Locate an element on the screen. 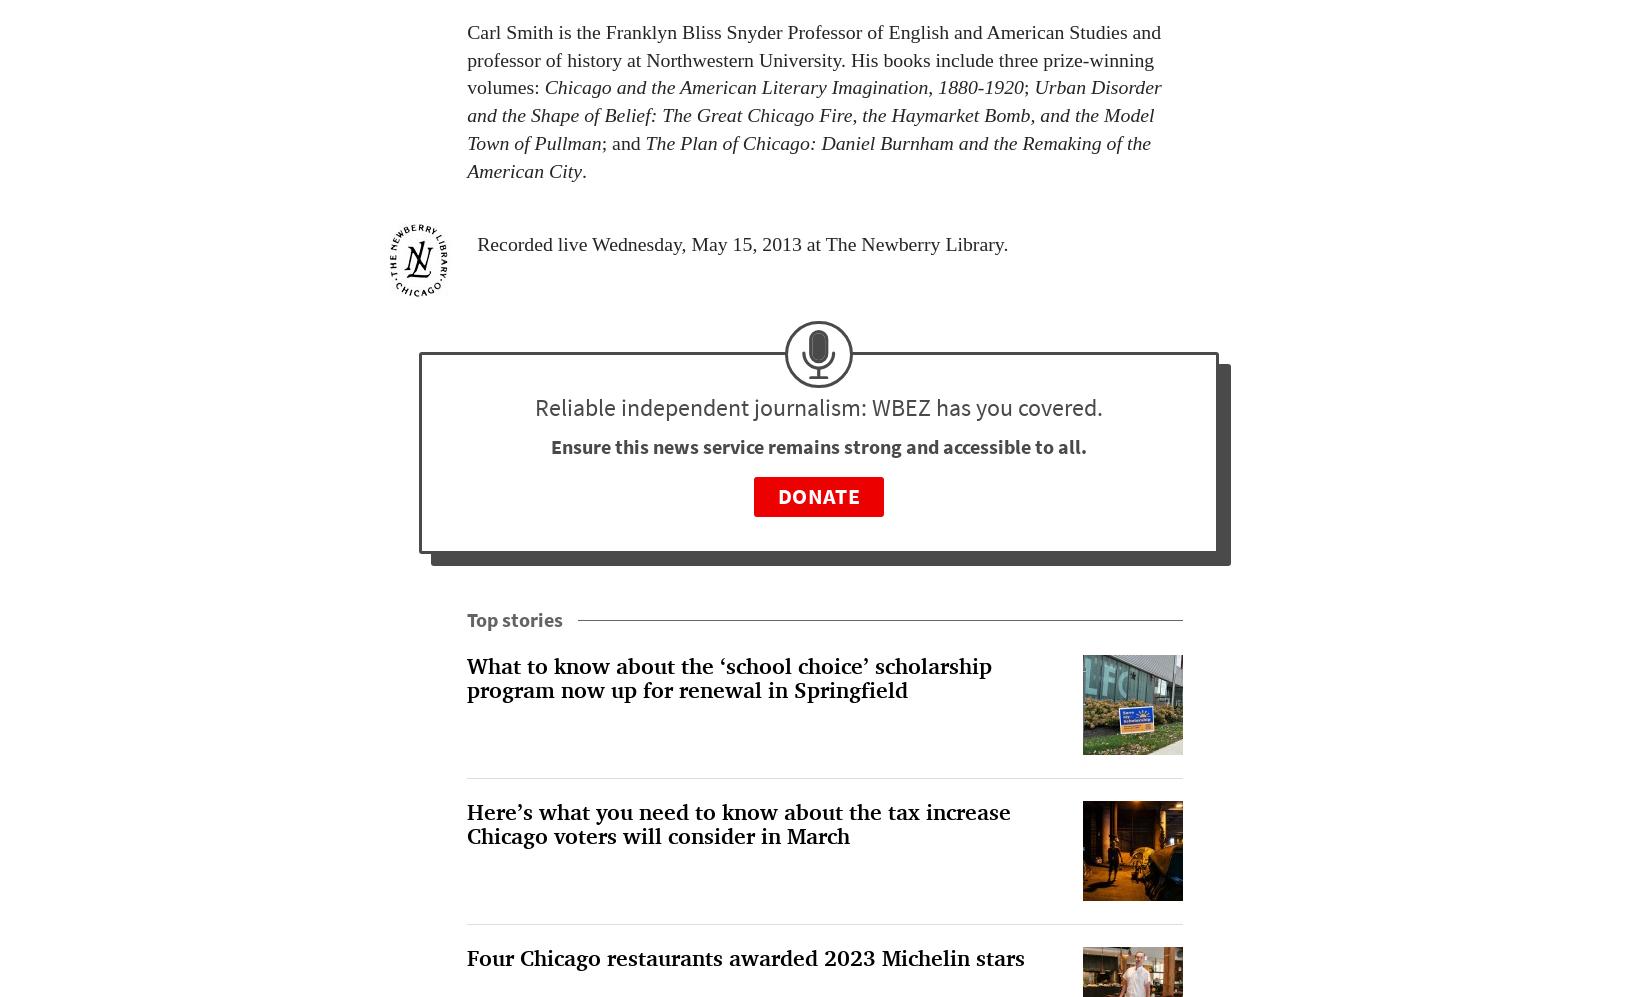 This screenshot has width=1650, height=997. 'the Haymarket Bomb, and the Model Town of Pullman' is located at coordinates (809, 128).